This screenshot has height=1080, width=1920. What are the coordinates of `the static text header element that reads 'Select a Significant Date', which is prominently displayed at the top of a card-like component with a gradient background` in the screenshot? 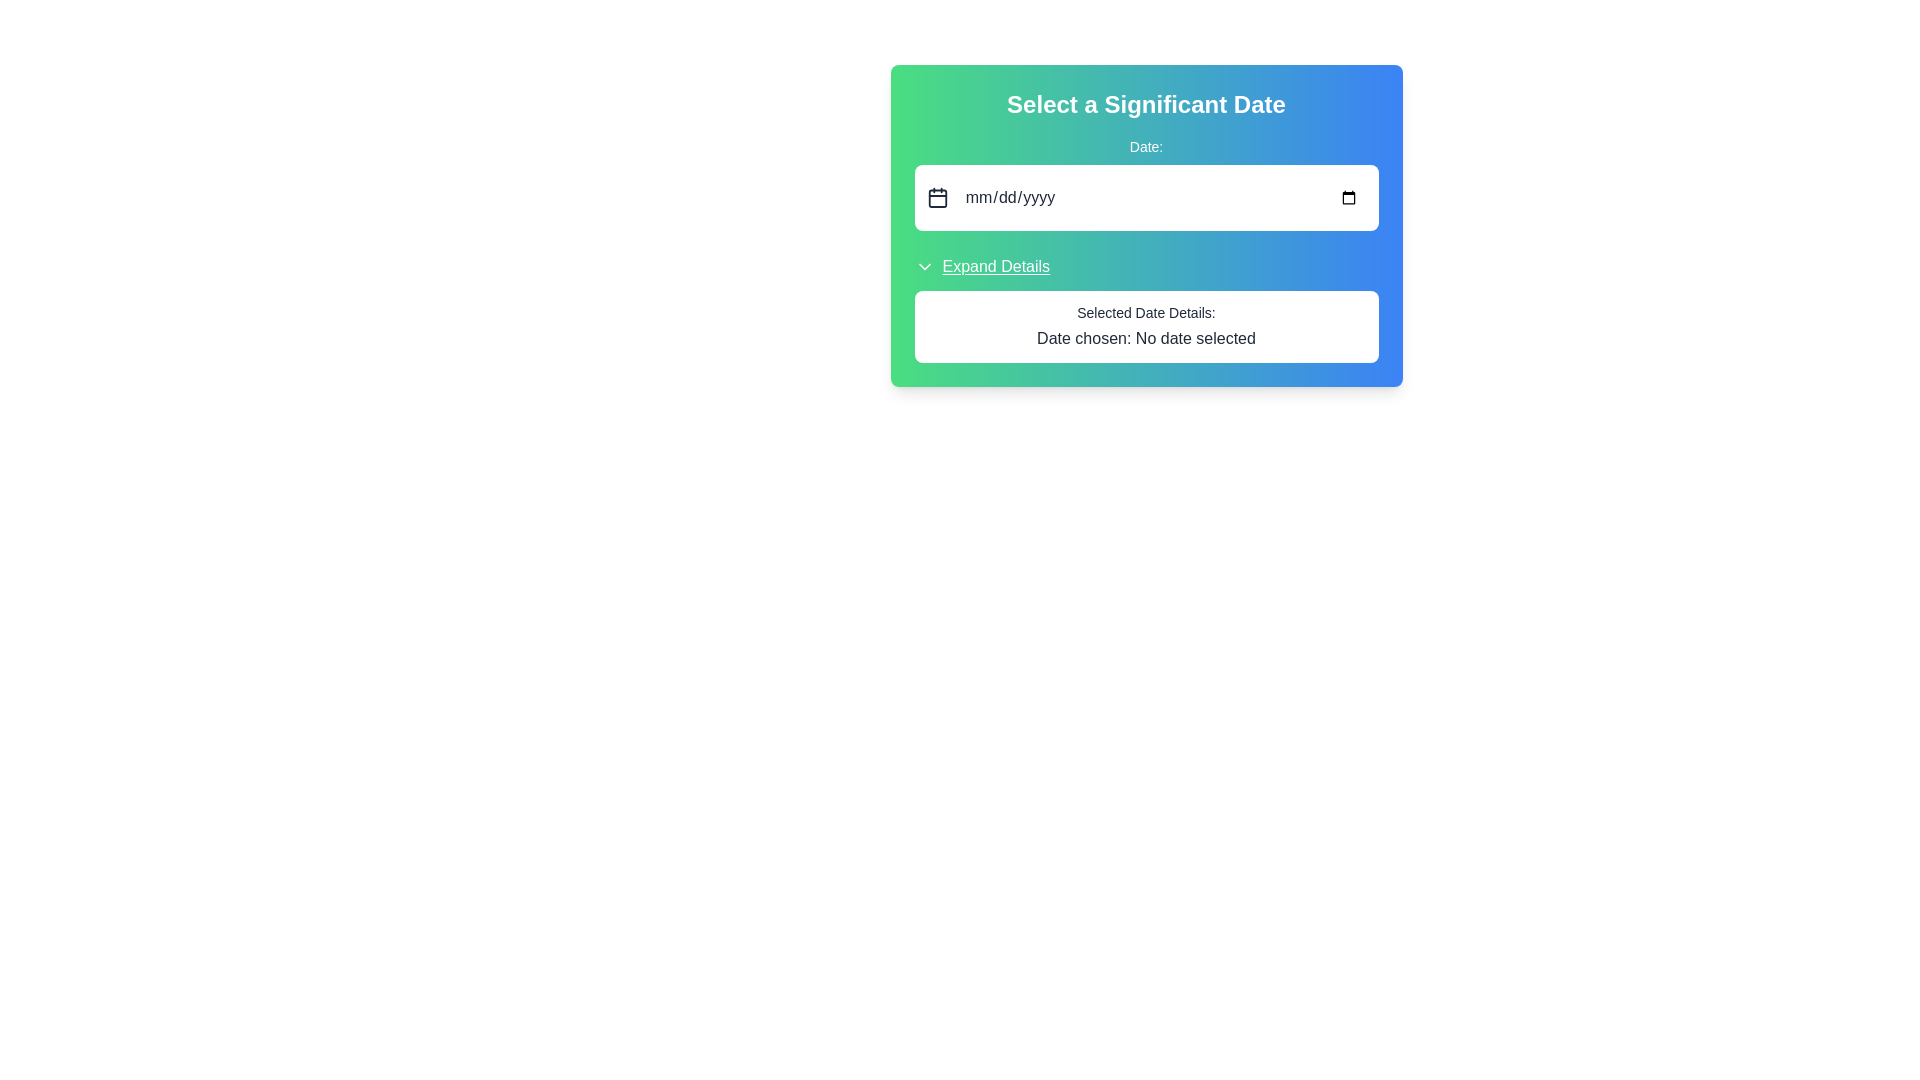 It's located at (1146, 104).